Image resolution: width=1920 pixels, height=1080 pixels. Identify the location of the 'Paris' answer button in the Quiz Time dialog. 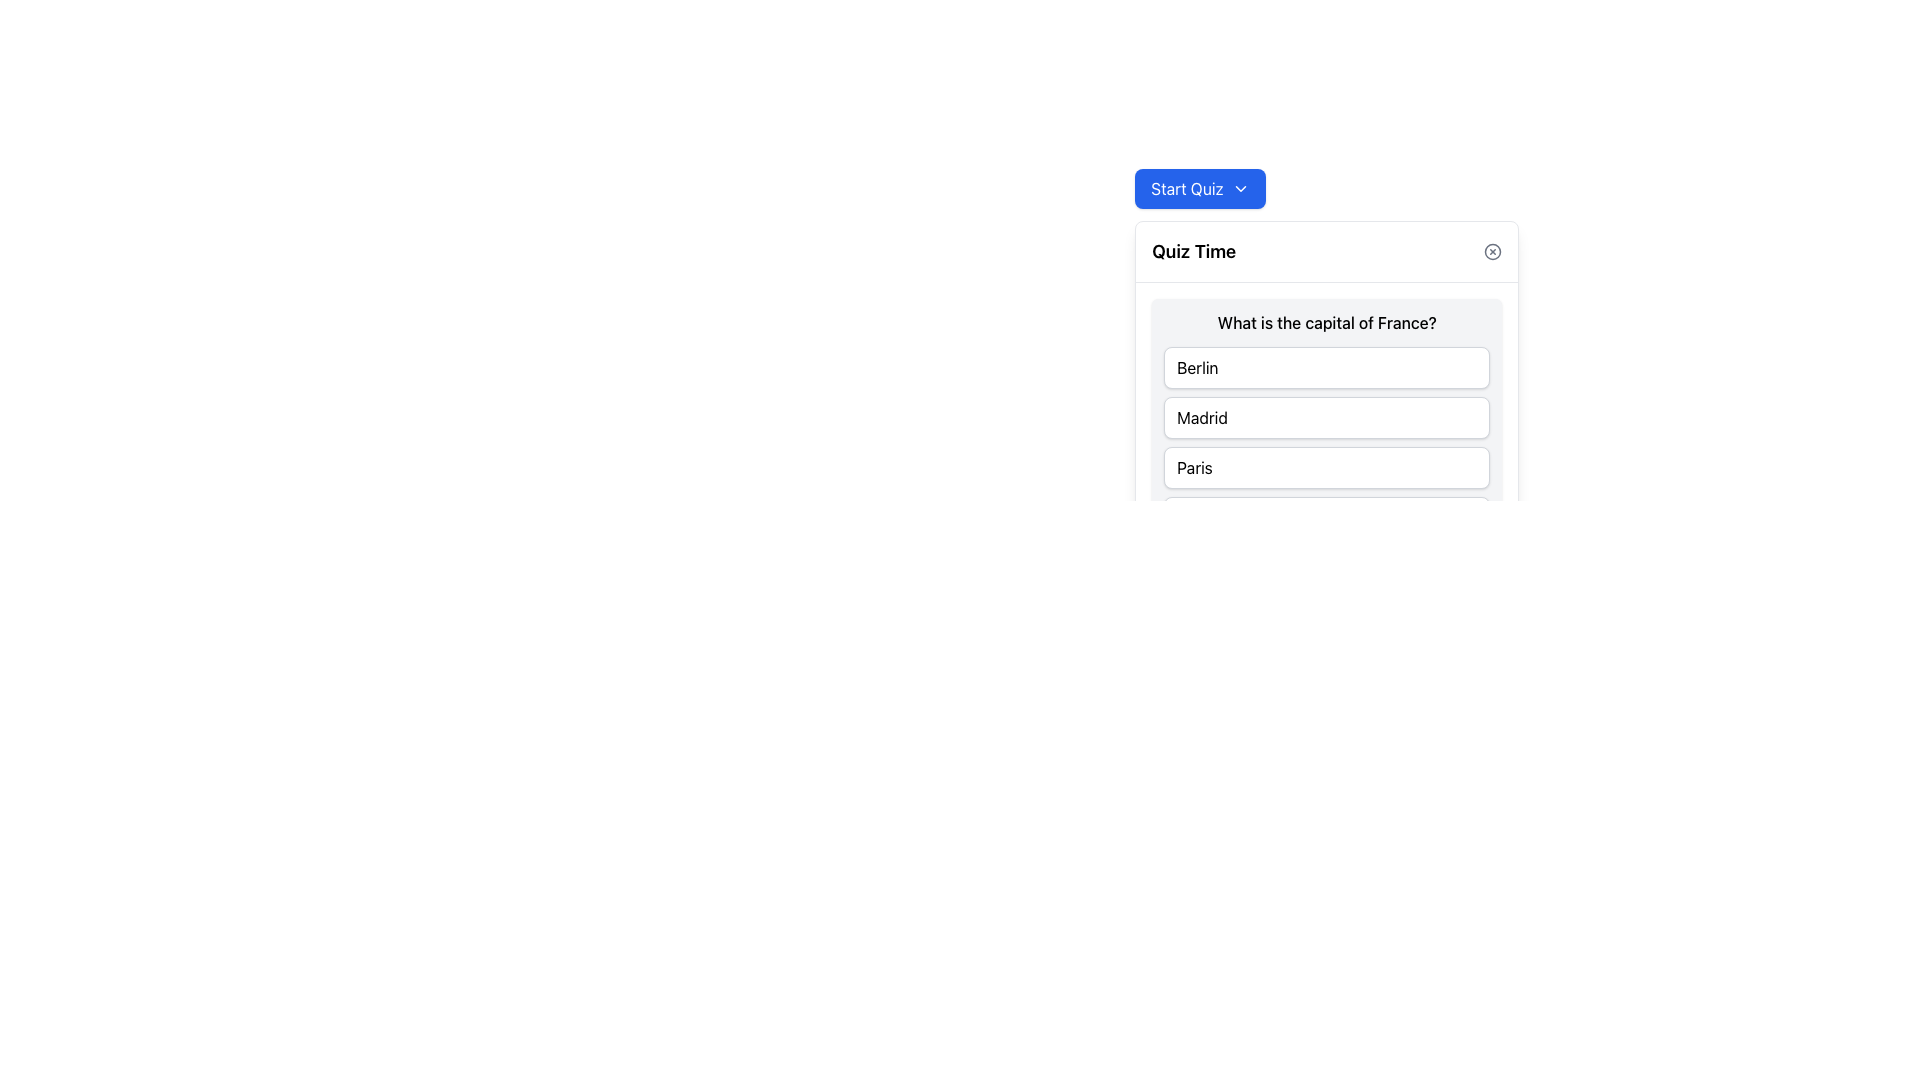
(1327, 467).